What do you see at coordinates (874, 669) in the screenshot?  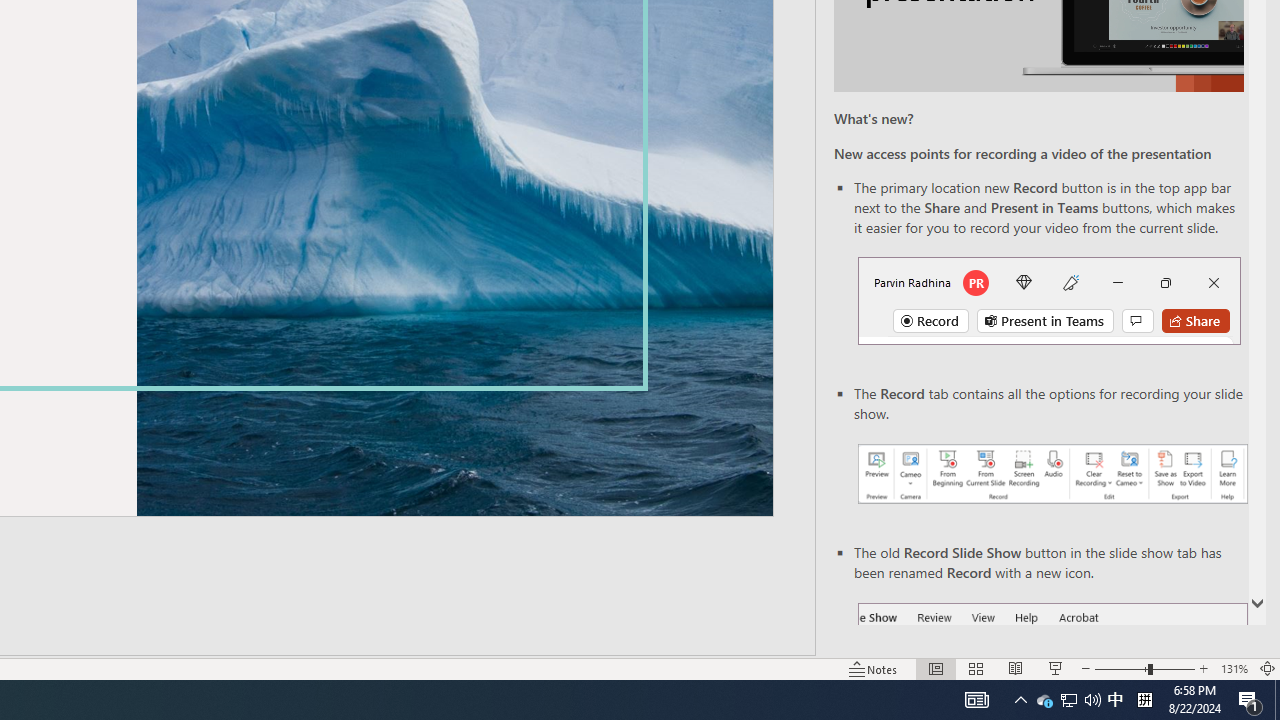 I see `'Notes '` at bounding box center [874, 669].